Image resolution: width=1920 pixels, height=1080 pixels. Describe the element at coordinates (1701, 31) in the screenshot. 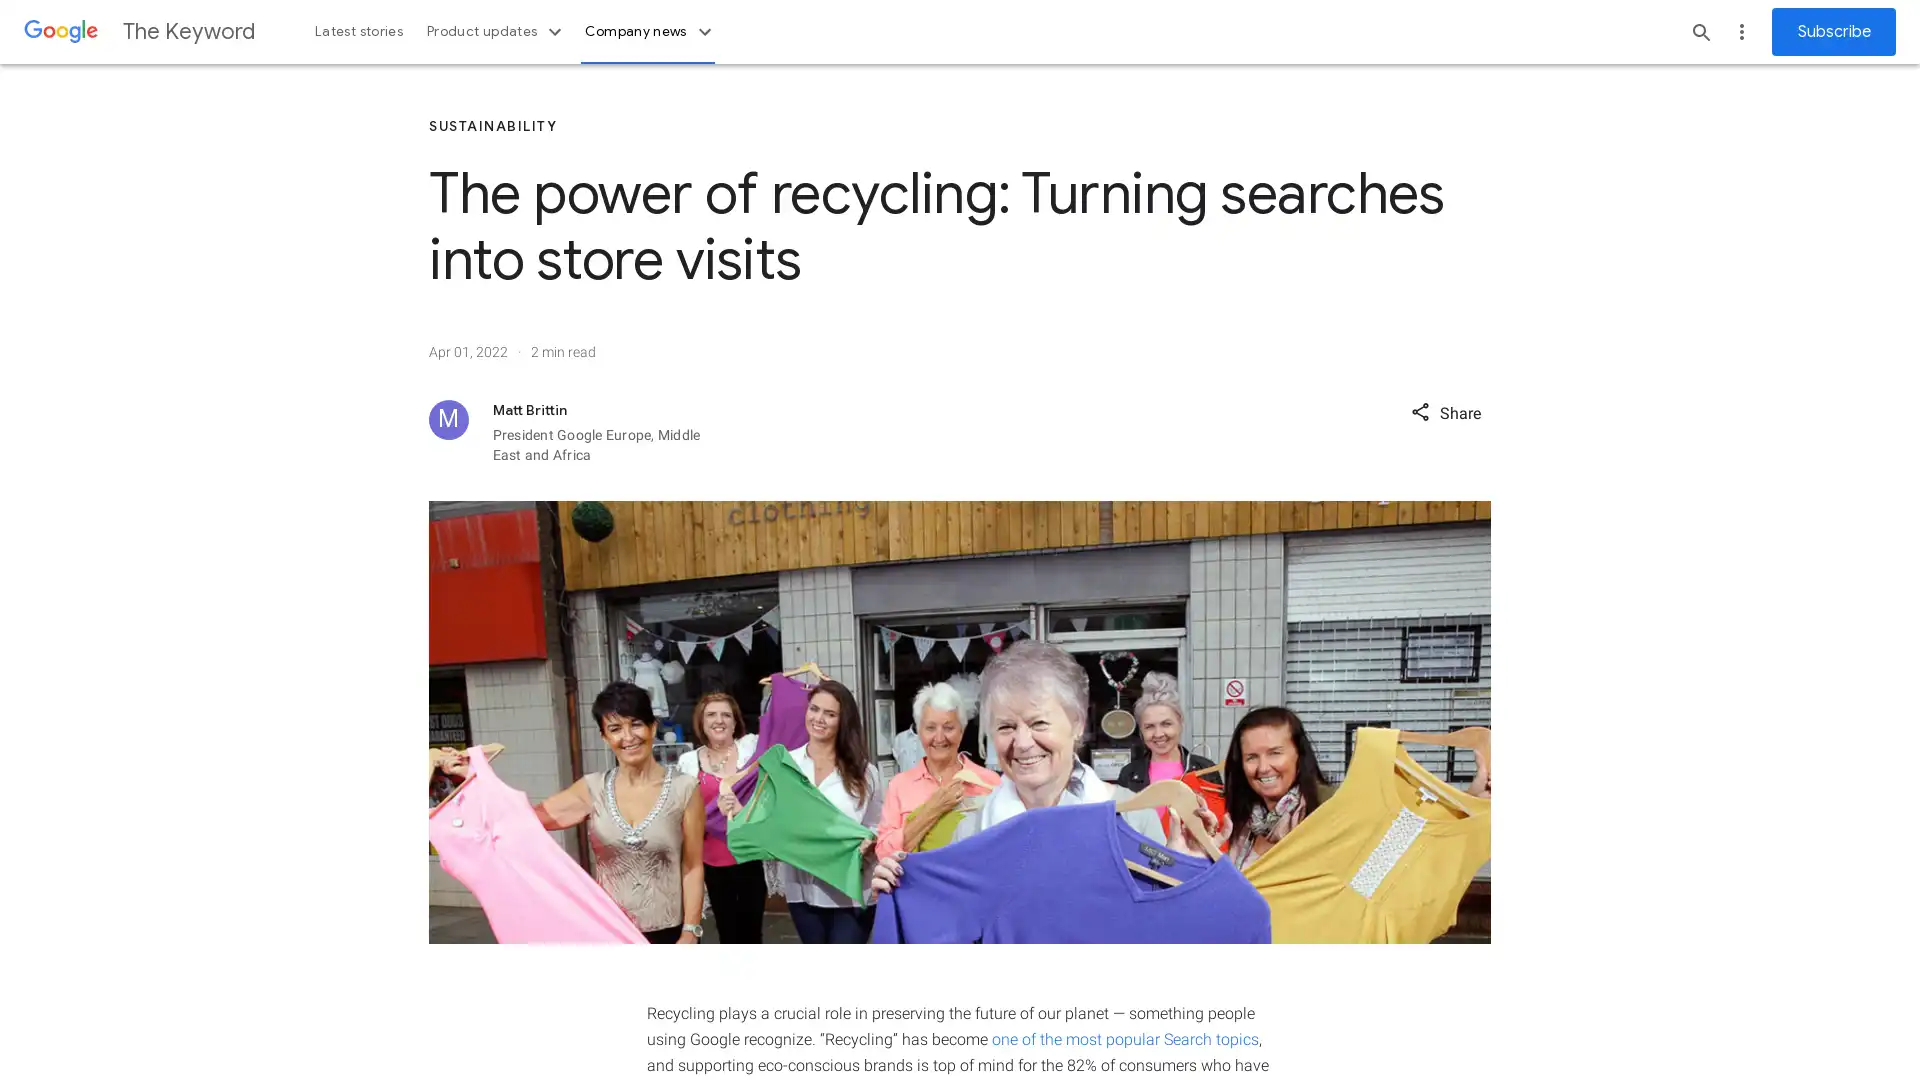

I see `Search` at that location.